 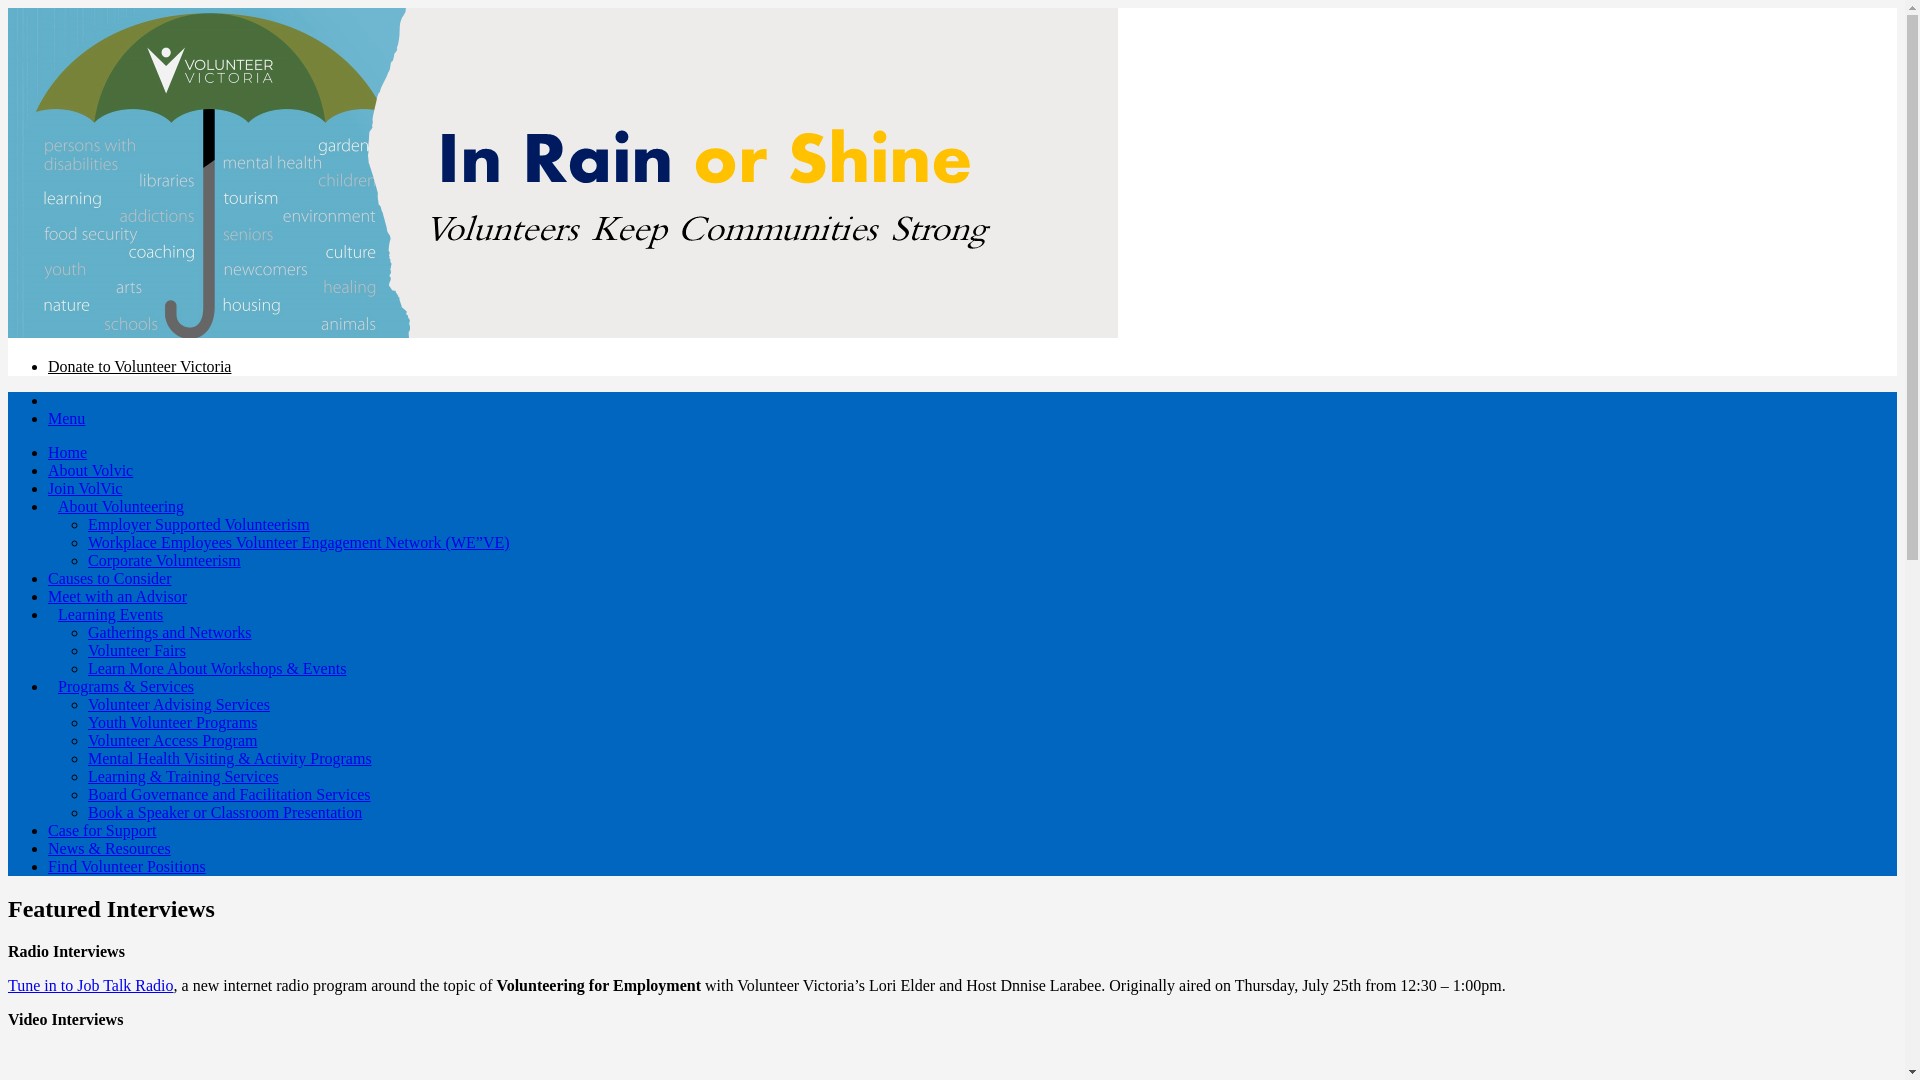 I want to click on 'Learn More About Workshops & Events', so click(x=216, y=668).